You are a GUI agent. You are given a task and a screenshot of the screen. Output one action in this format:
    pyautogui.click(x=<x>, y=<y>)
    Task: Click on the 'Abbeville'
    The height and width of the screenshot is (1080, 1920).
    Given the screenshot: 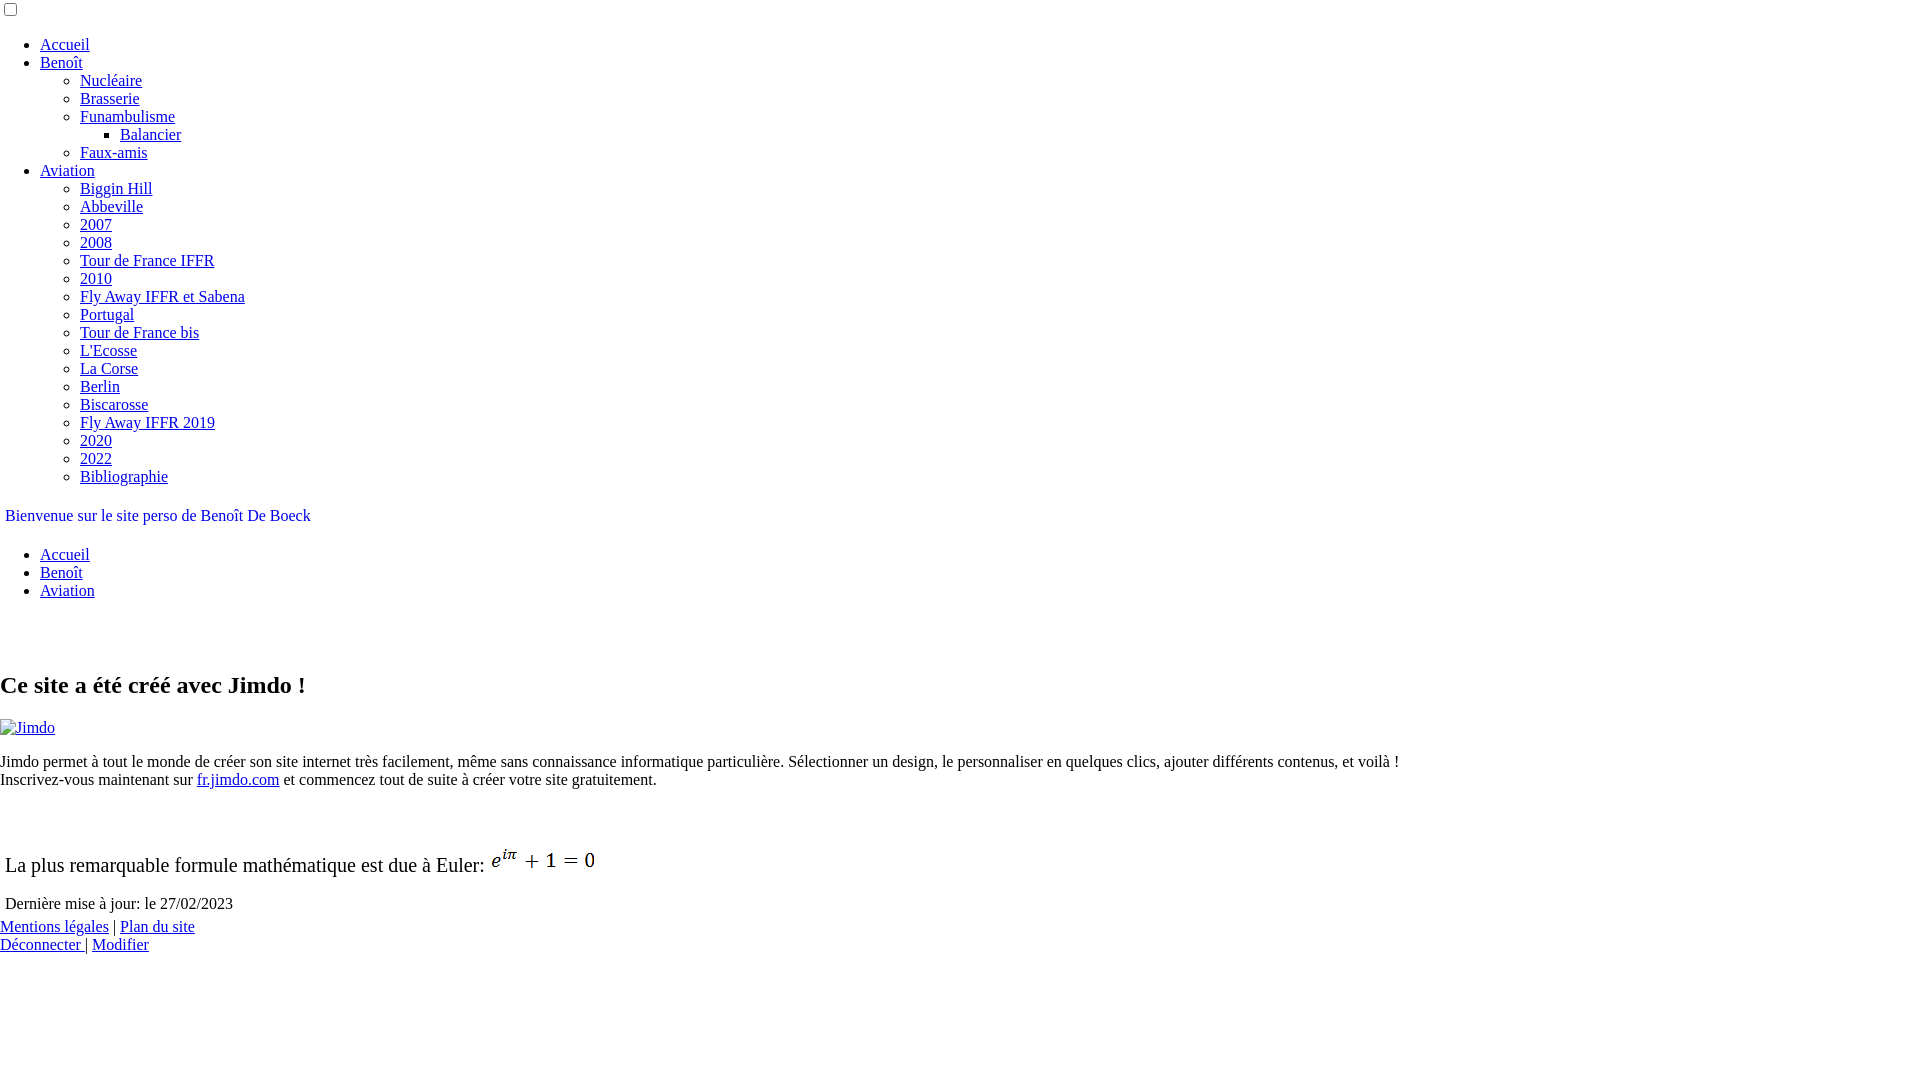 What is the action you would take?
    pyautogui.click(x=80, y=206)
    